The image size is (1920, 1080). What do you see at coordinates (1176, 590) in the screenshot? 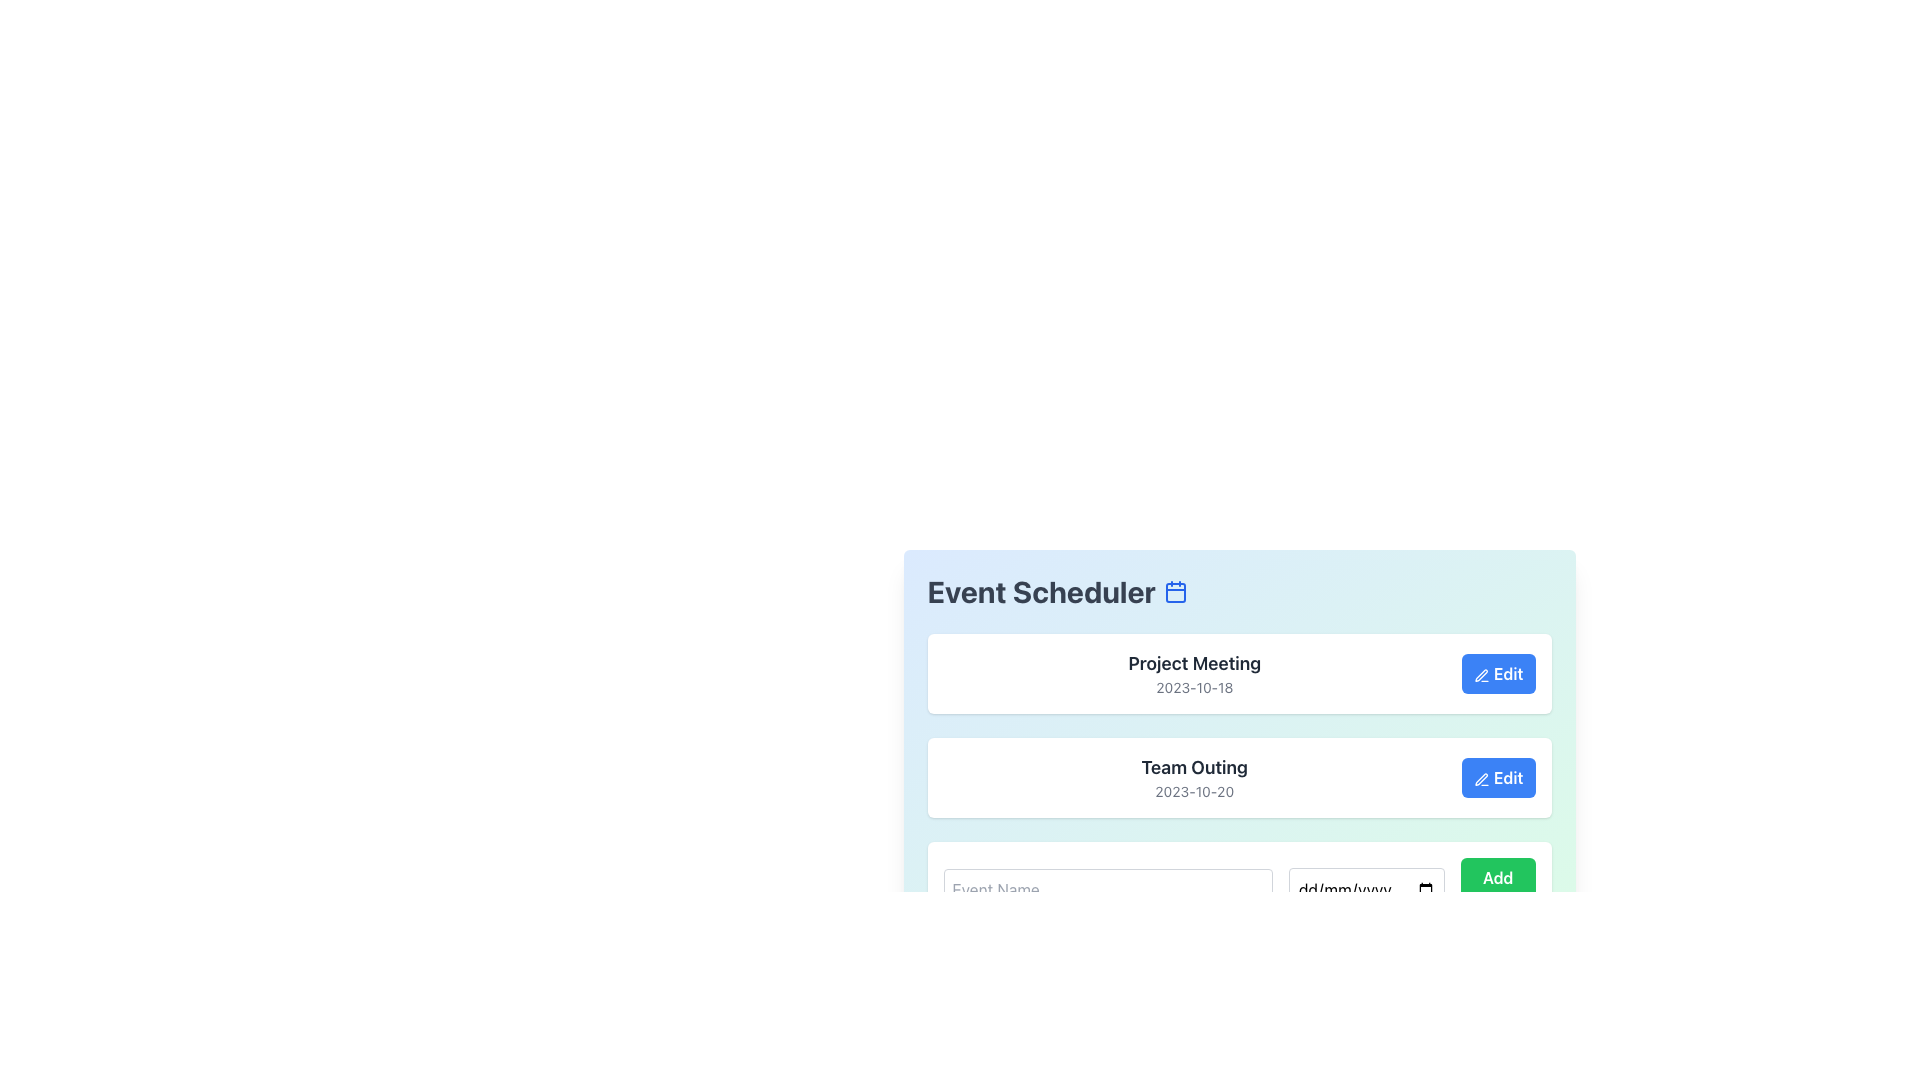
I see `the decorative or functional icon related to scheduling events, which is located to the right of the 'Event Scheduler' title and aligns vertically with it` at bounding box center [1176, 590].